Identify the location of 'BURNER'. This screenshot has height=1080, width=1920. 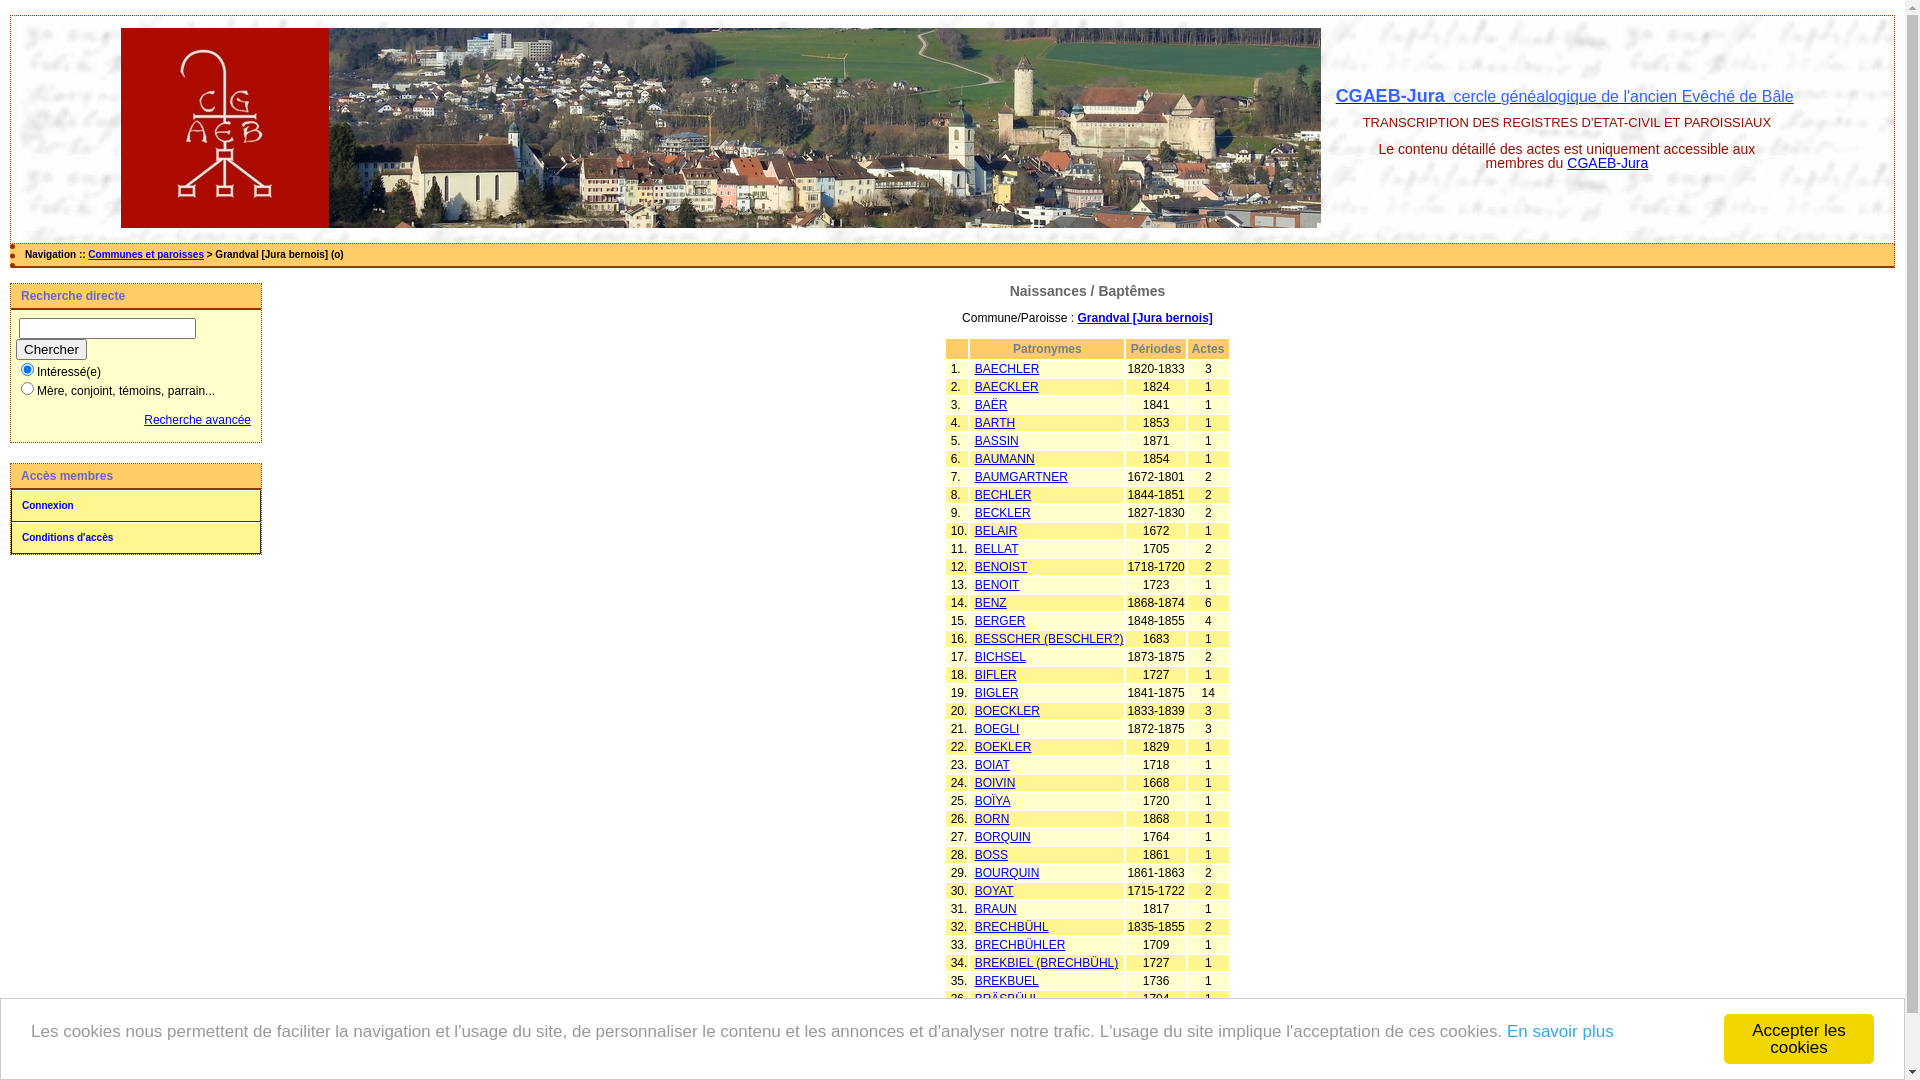
(1000, 1052).